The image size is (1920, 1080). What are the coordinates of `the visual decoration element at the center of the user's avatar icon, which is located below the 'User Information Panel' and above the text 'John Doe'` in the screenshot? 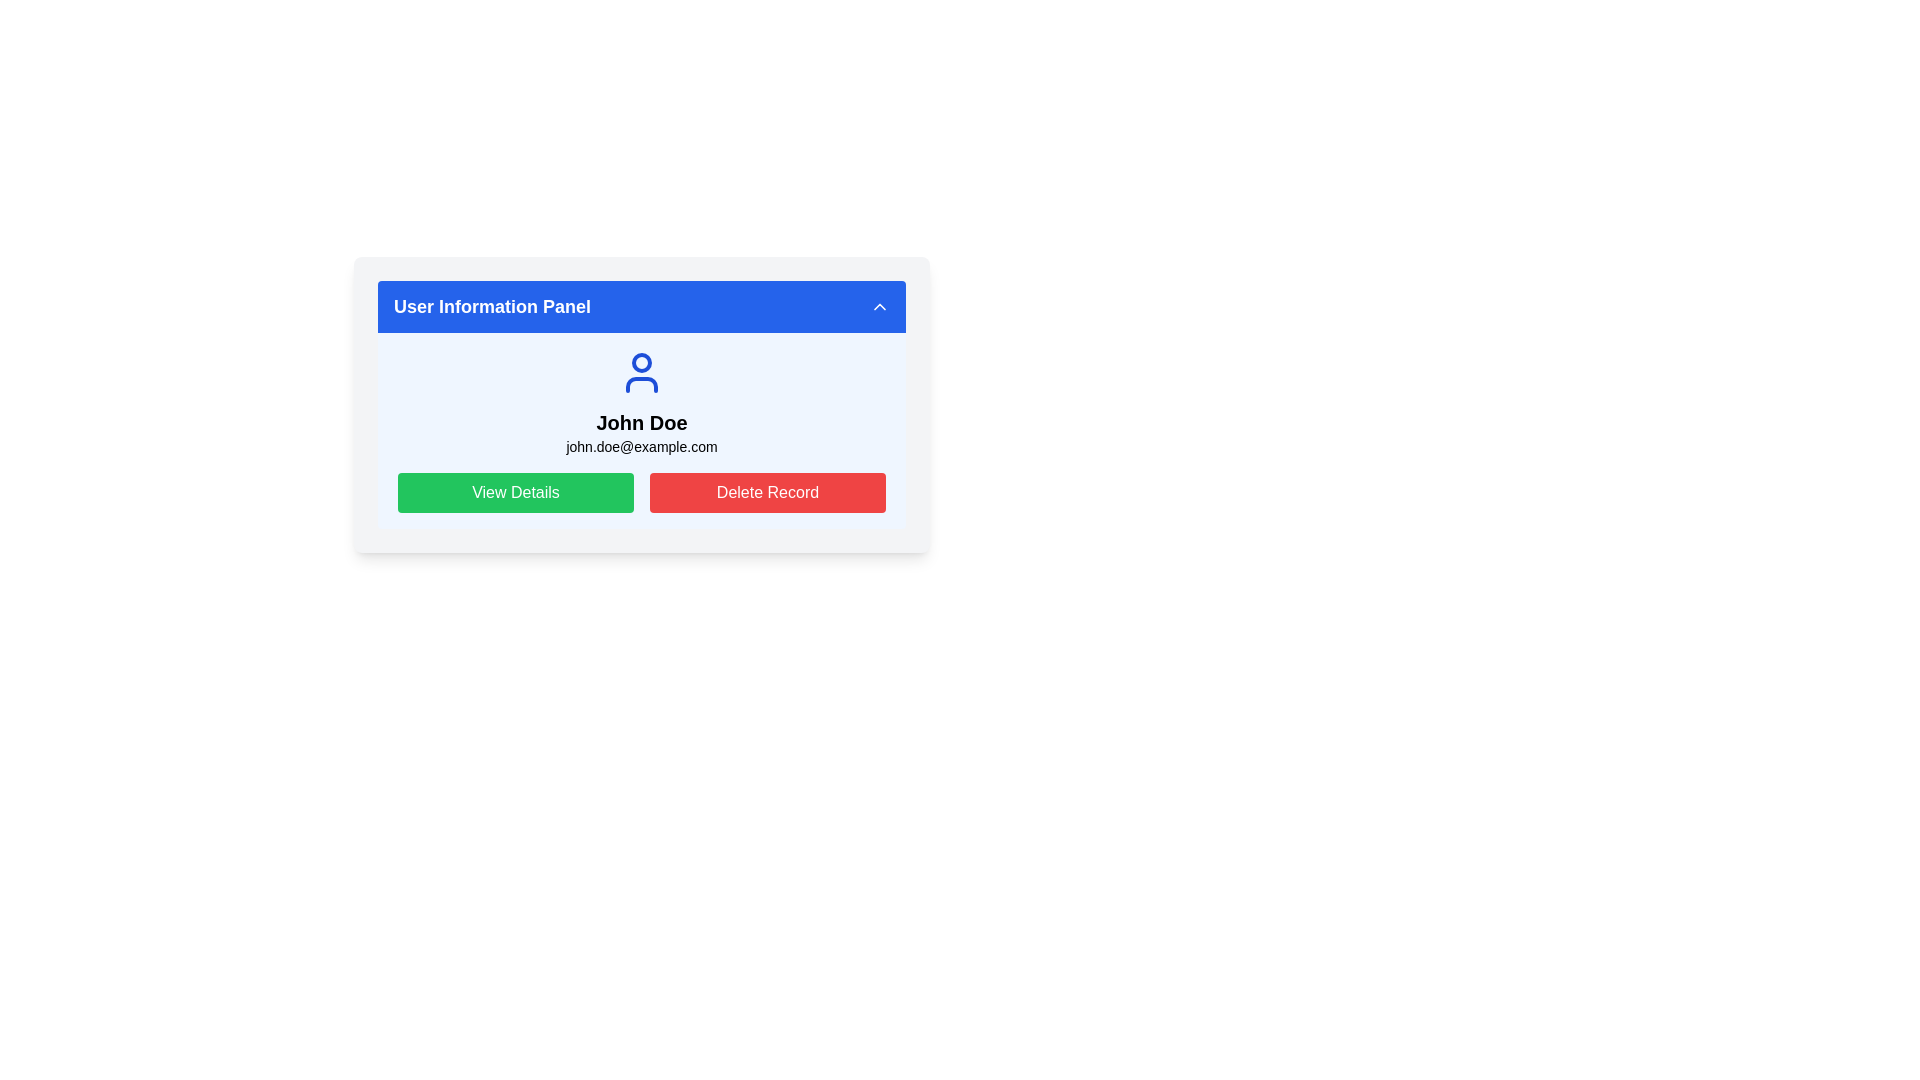 It's located at (642, 362).